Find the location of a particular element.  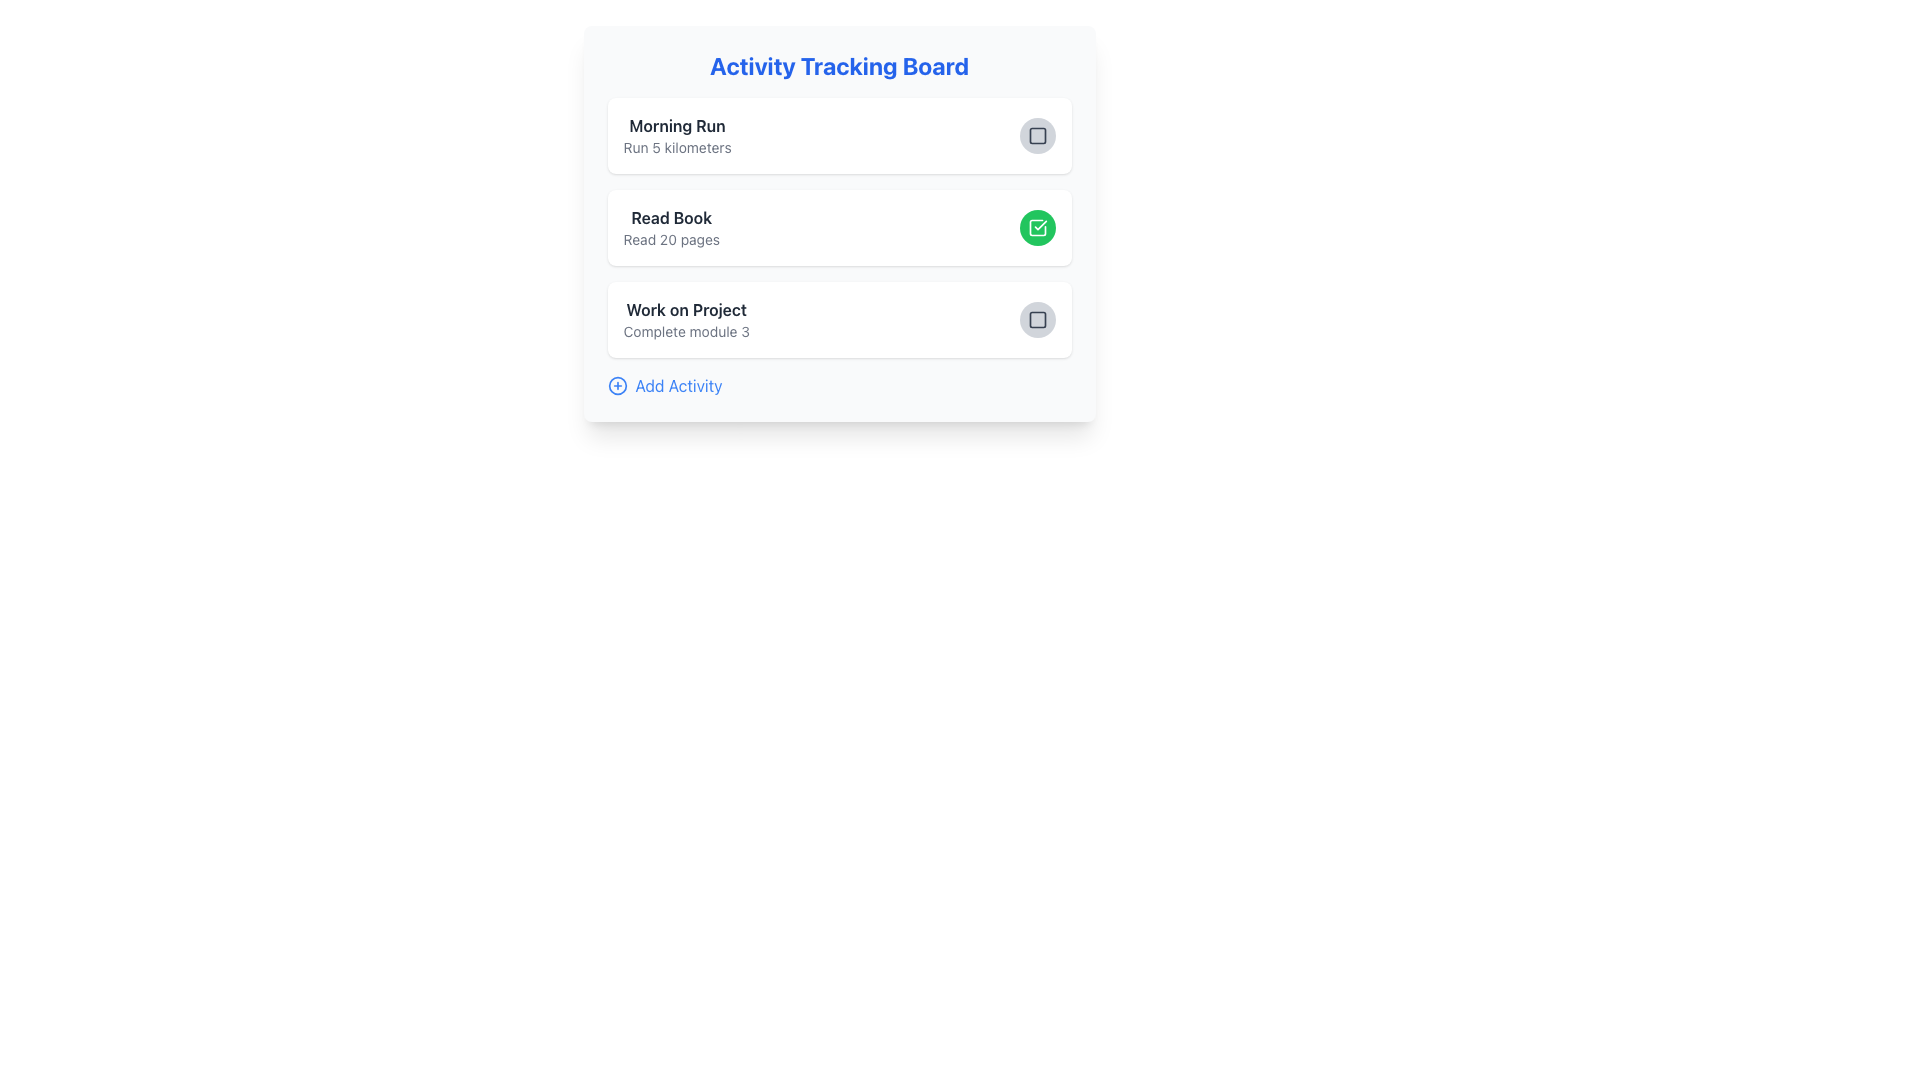

the checkbox boundary icon for the 'Read Book' activity, which is located in the second row and has a green circular background is located at coordinates (1037, 226).